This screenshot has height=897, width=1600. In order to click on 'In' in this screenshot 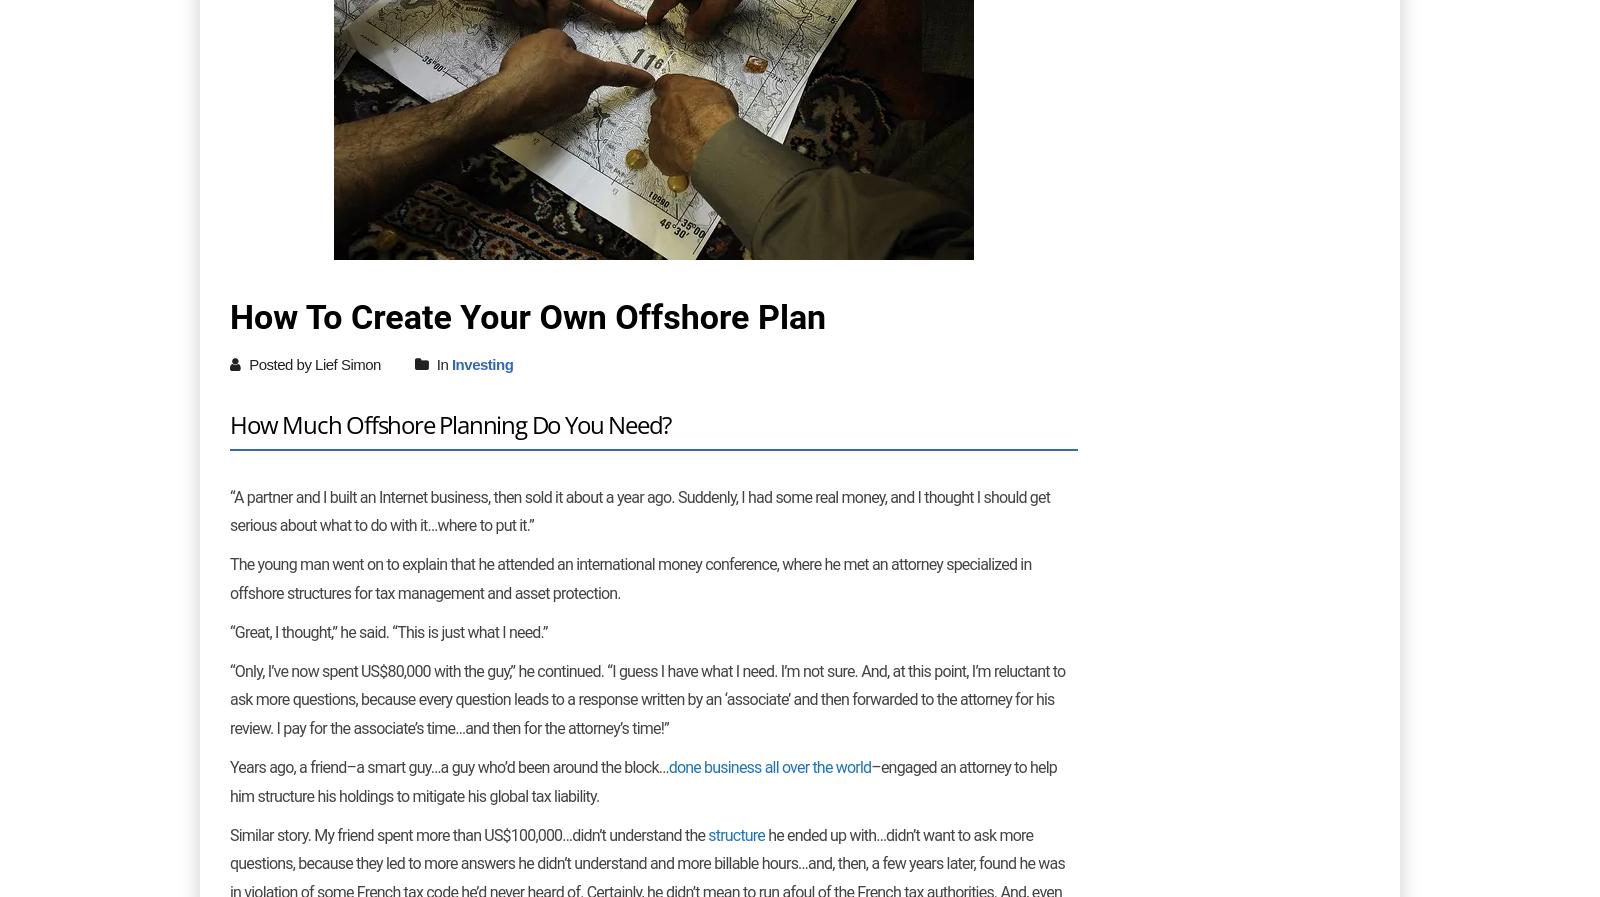, I will do `click(431, 363)`.